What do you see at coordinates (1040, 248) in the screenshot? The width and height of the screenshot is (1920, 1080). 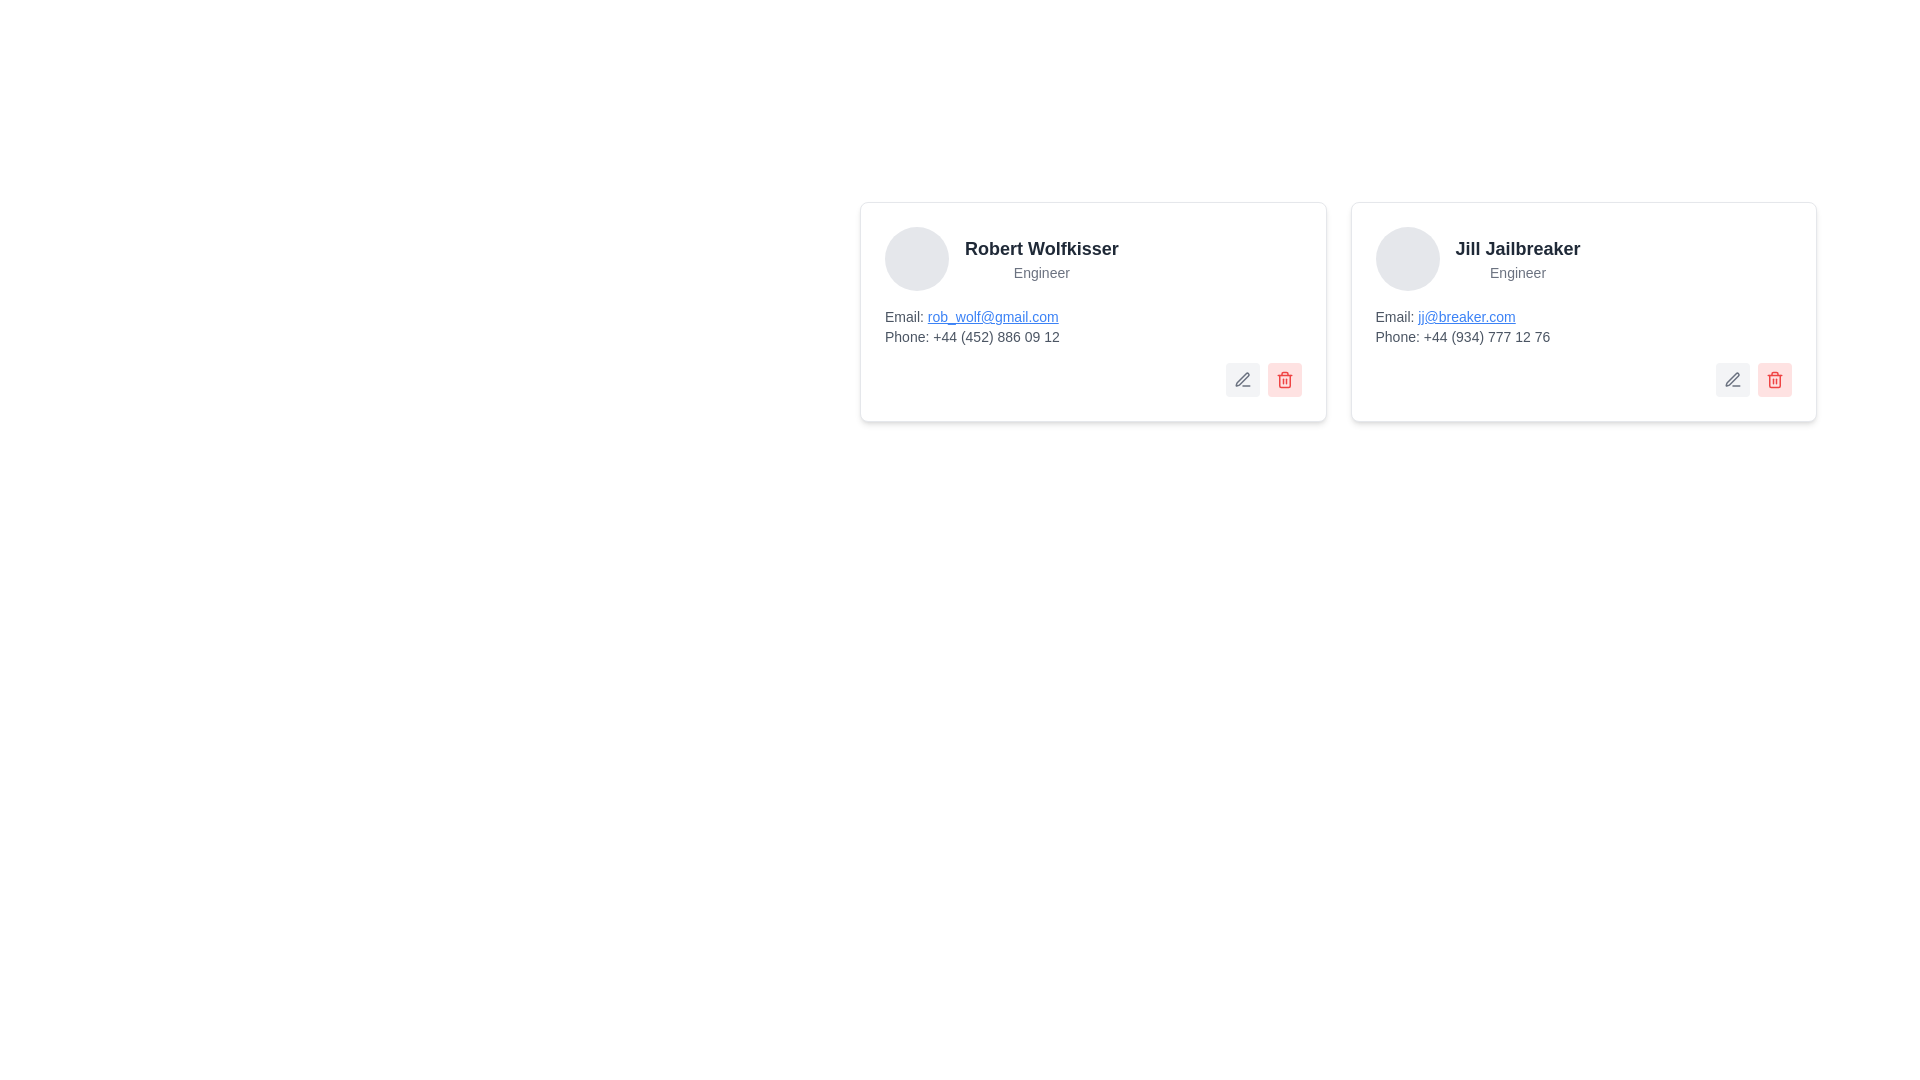 I see `the information displayed in the Text Display that shows the name 'Robert Wolfkisser' in bold, large dark gray font at the top-left of the user profile card layout` at bounding box center [1040, 248].